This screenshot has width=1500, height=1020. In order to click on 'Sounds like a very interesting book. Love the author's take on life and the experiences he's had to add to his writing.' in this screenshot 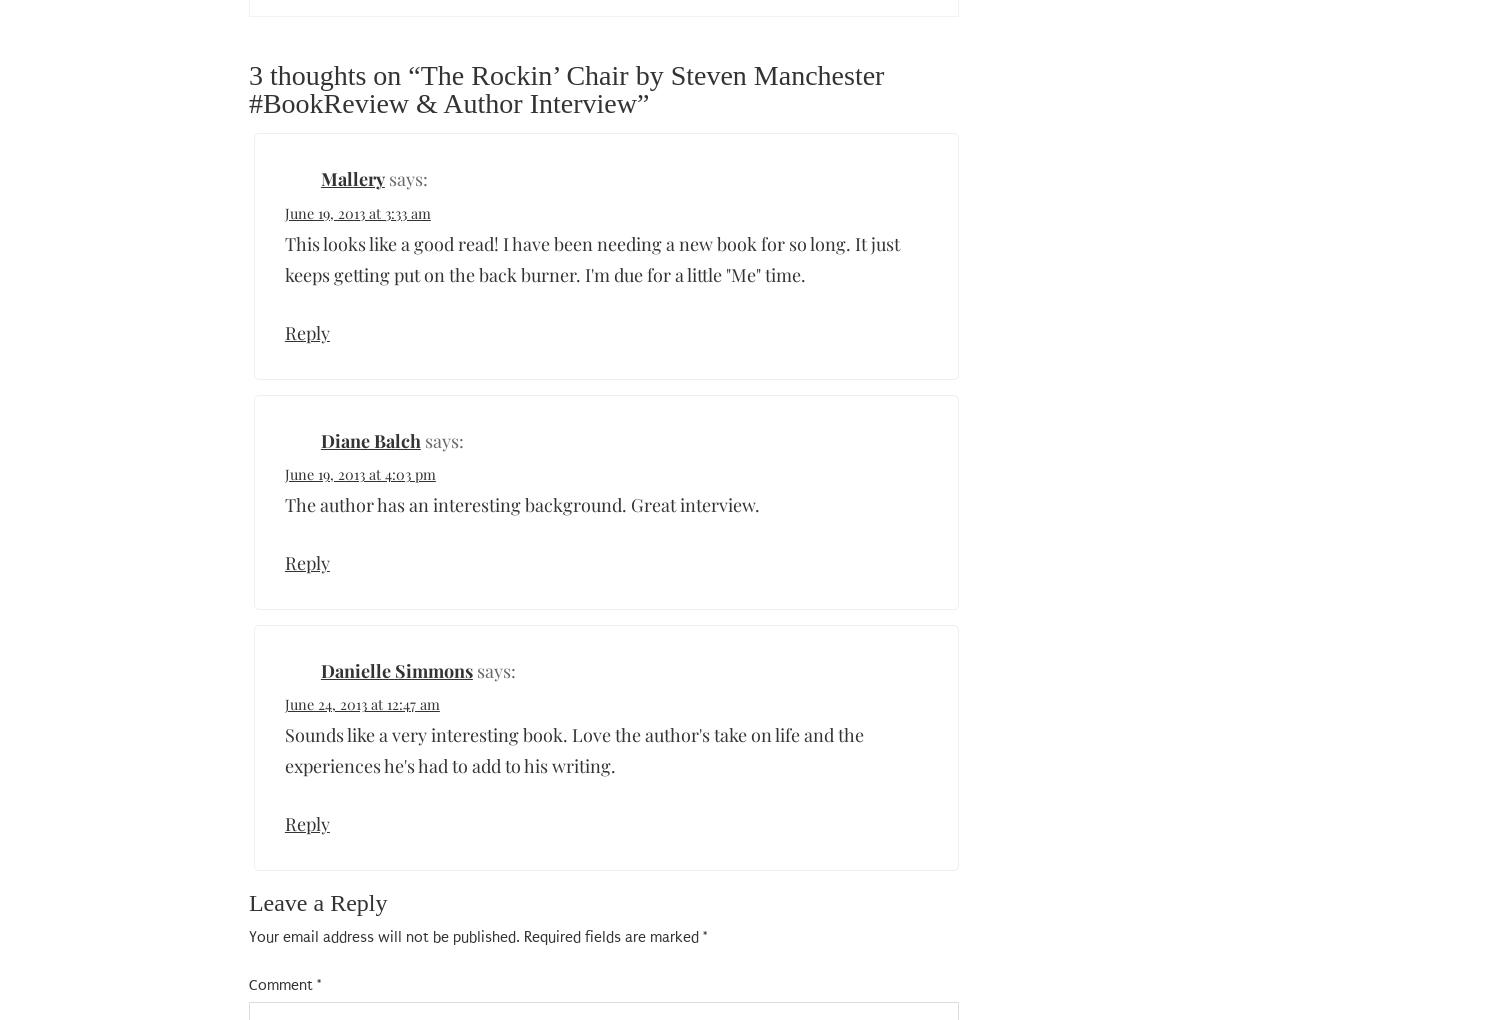, I will do `click(572, 750)`.